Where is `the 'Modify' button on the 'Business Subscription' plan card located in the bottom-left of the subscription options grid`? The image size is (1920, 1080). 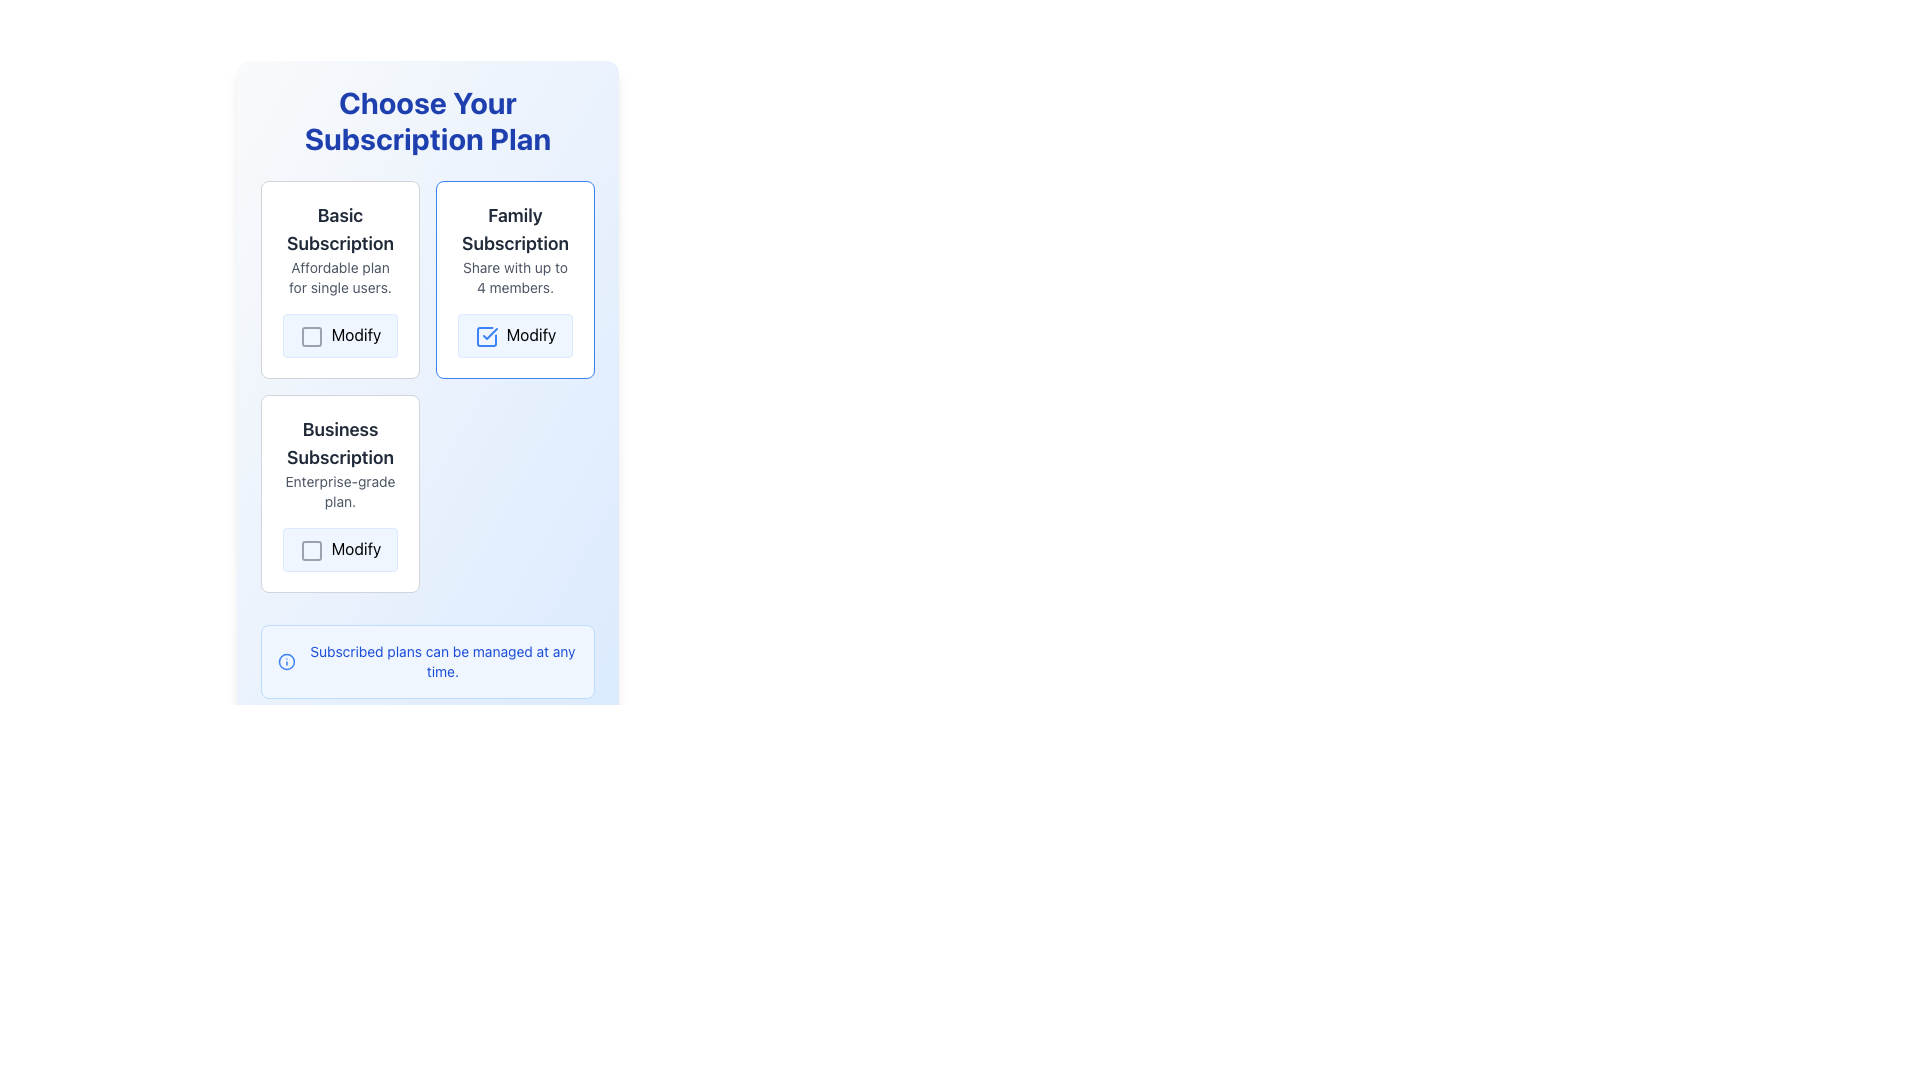
the 'Modify' button on the 'Business Subscription' plan card located in the bottom-left of the subscription options grid is located at coordinates (340, 493).